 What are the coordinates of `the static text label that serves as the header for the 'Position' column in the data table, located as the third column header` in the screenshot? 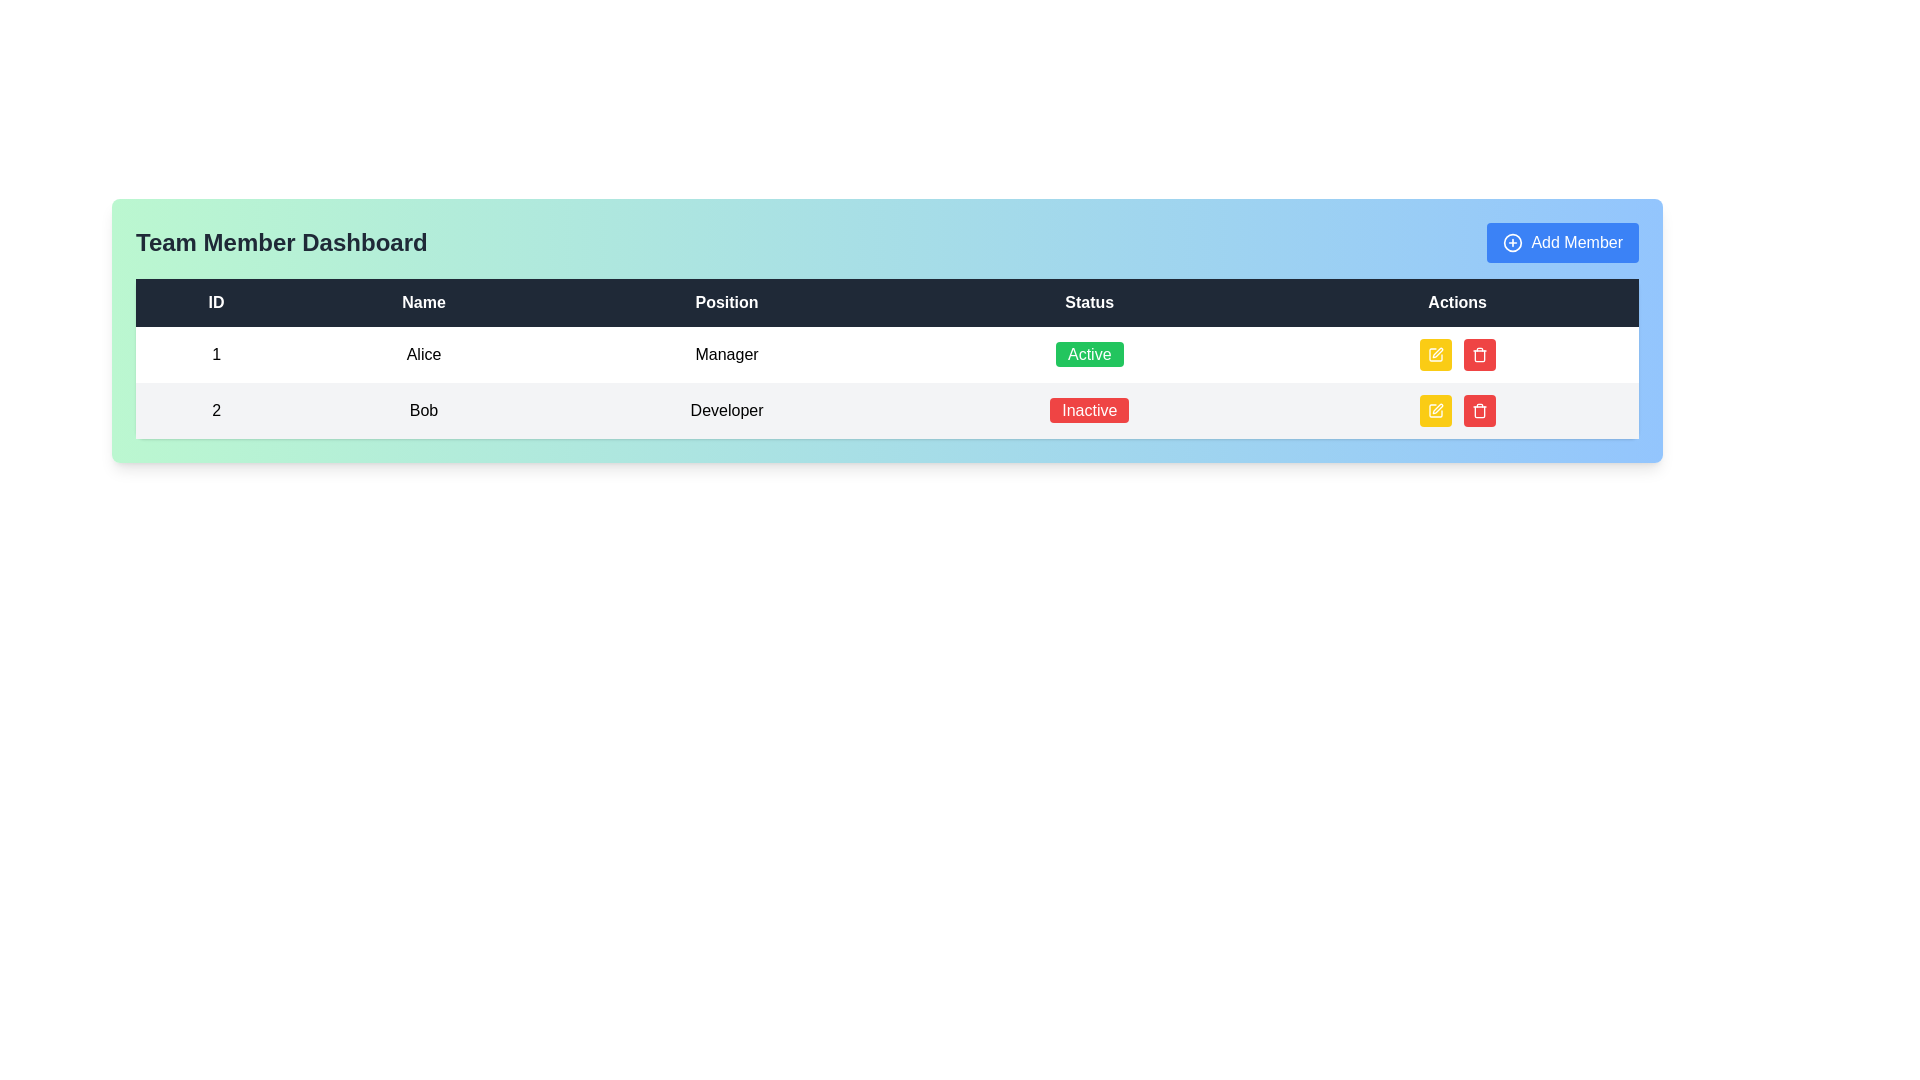 It's located at (726, 303).